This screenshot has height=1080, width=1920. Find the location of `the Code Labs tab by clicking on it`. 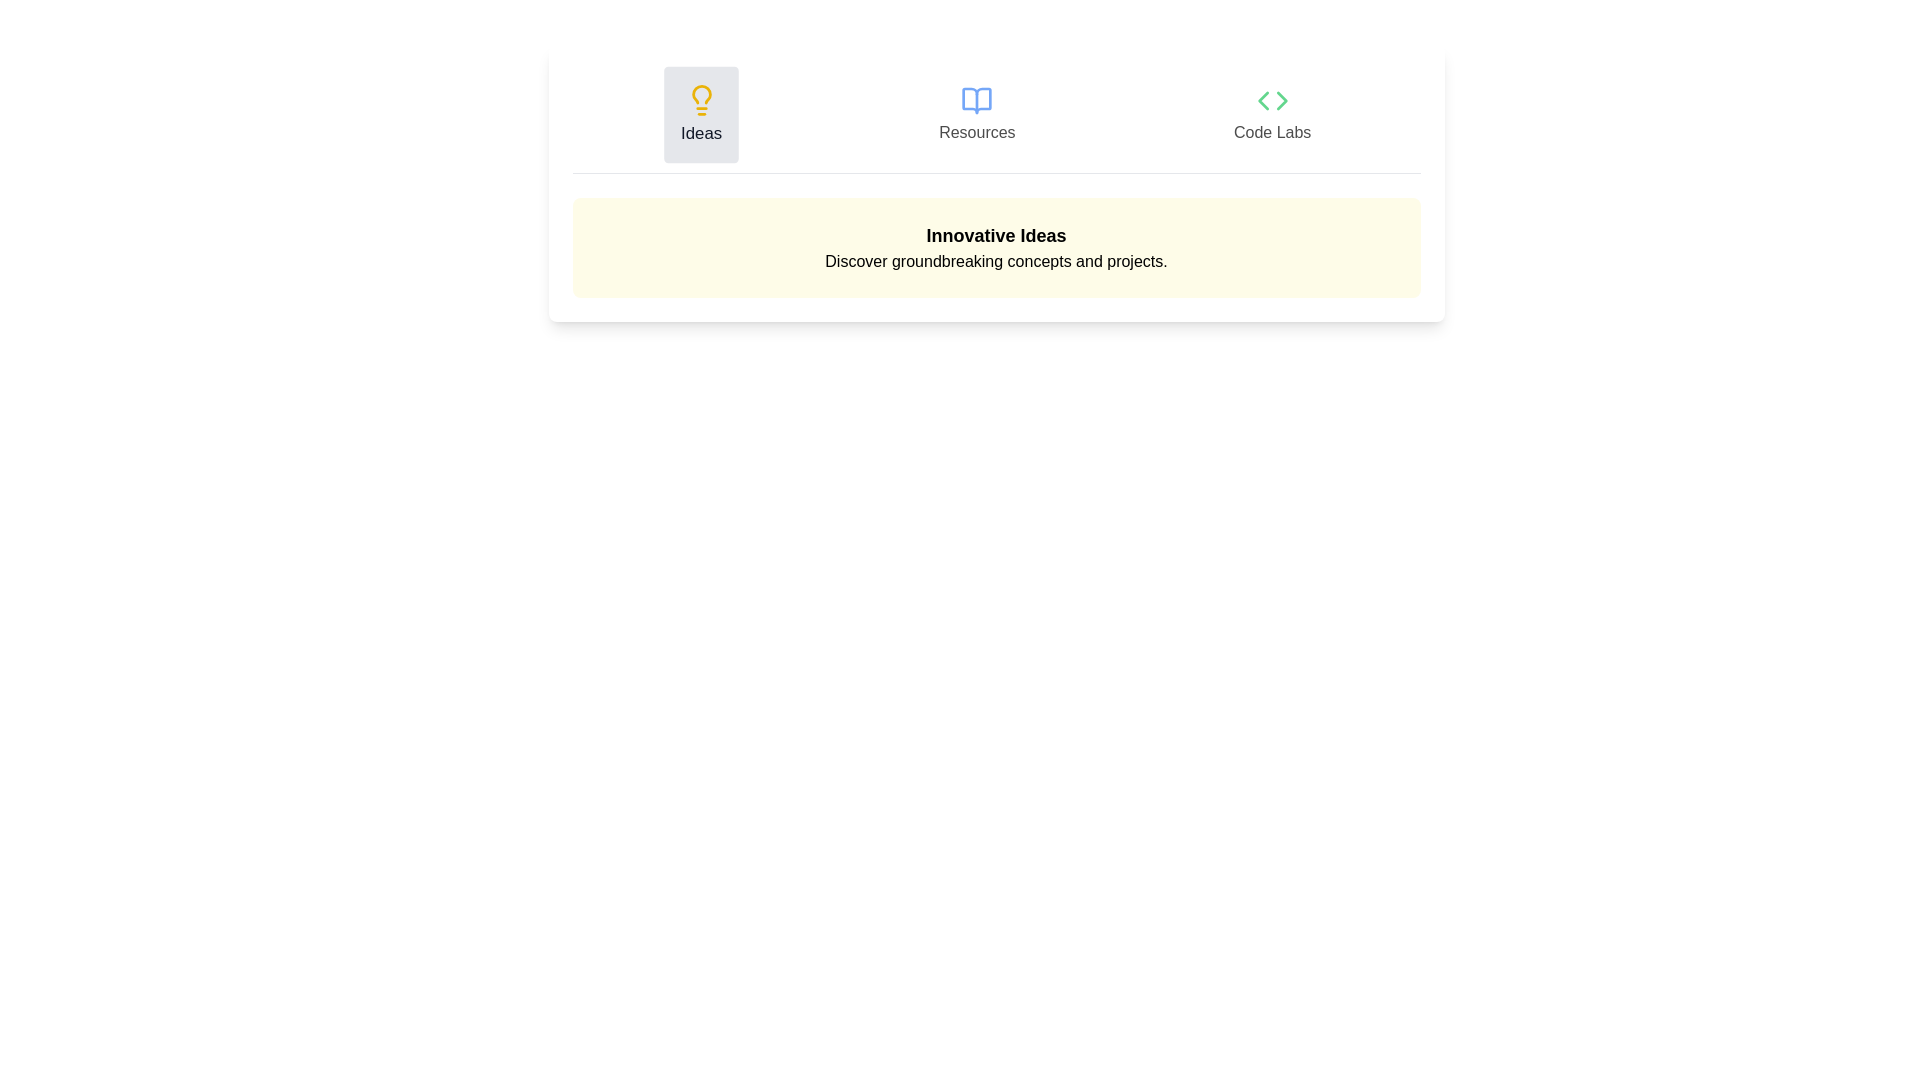

the Code Labs tab by clicking on it is located at coordinates (1271, 115).